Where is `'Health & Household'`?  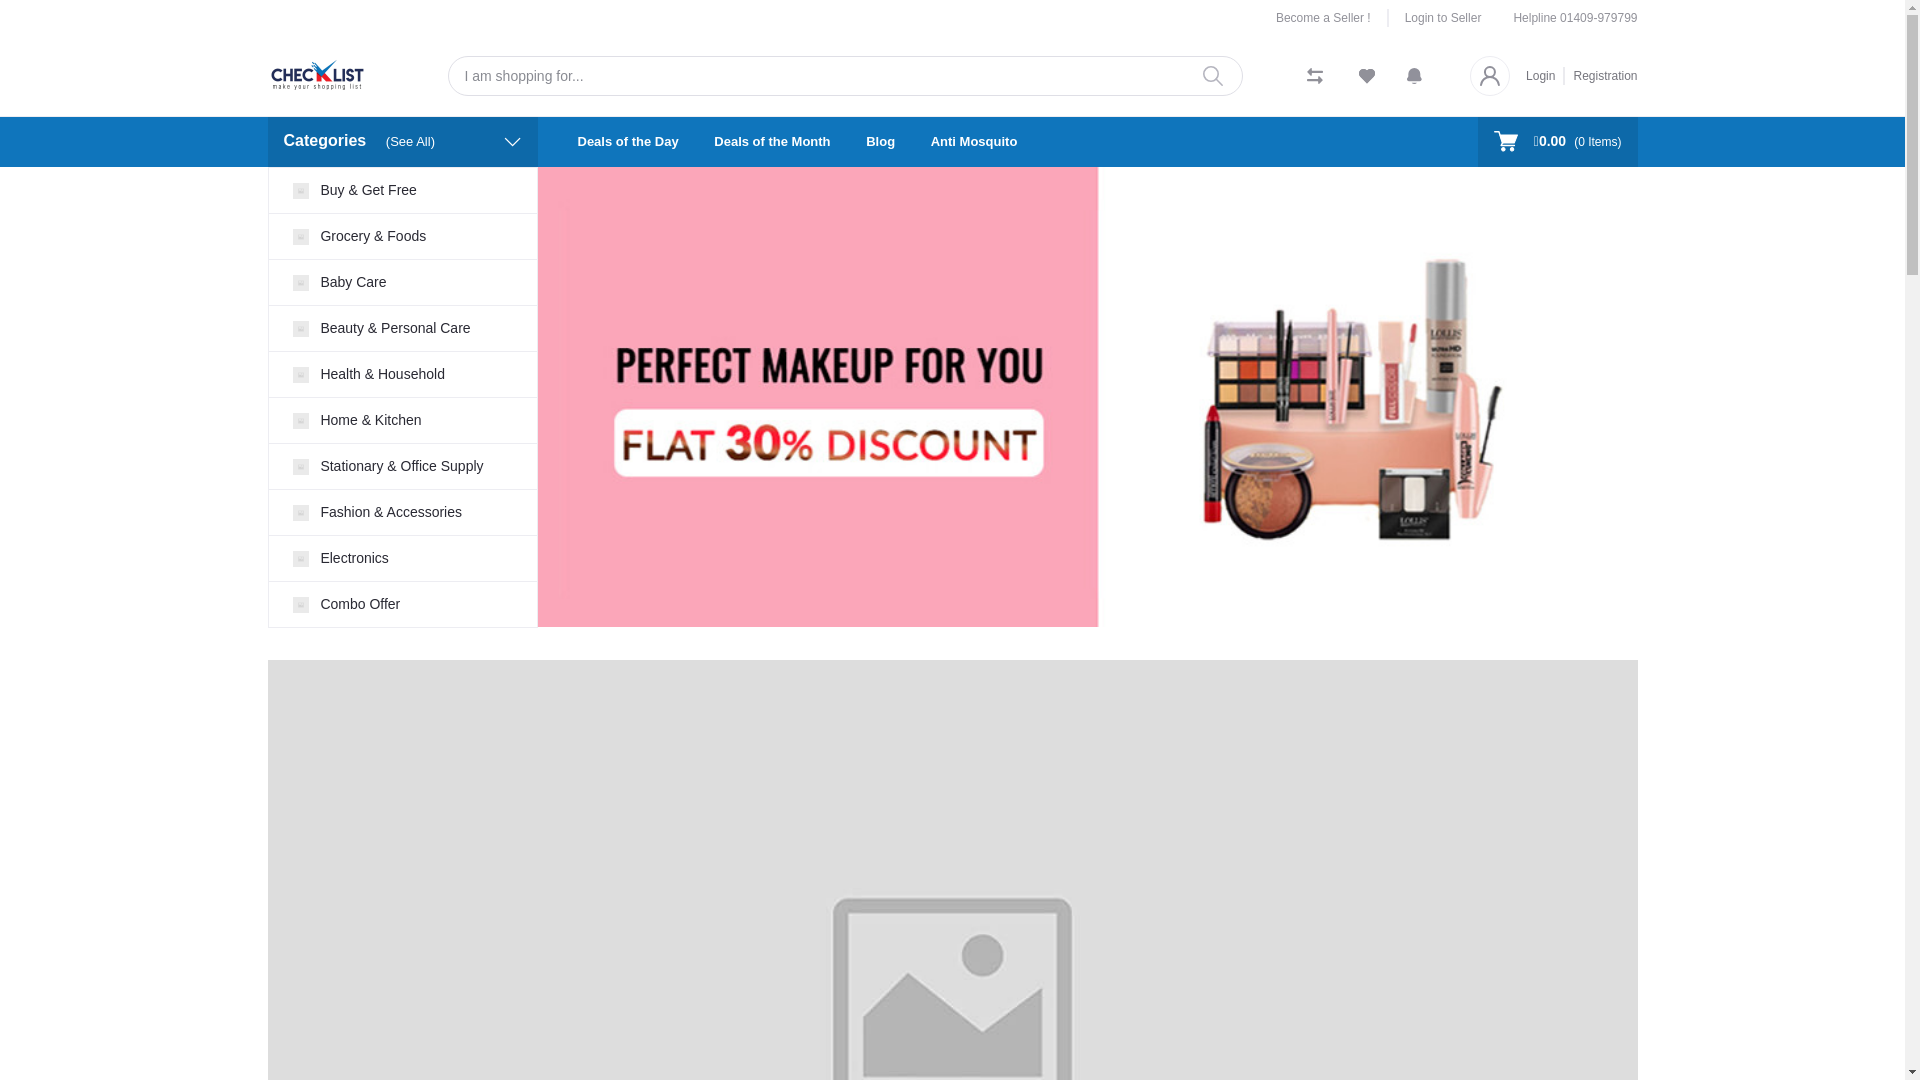
'Health & Household' is located at coordinates (401, 374).